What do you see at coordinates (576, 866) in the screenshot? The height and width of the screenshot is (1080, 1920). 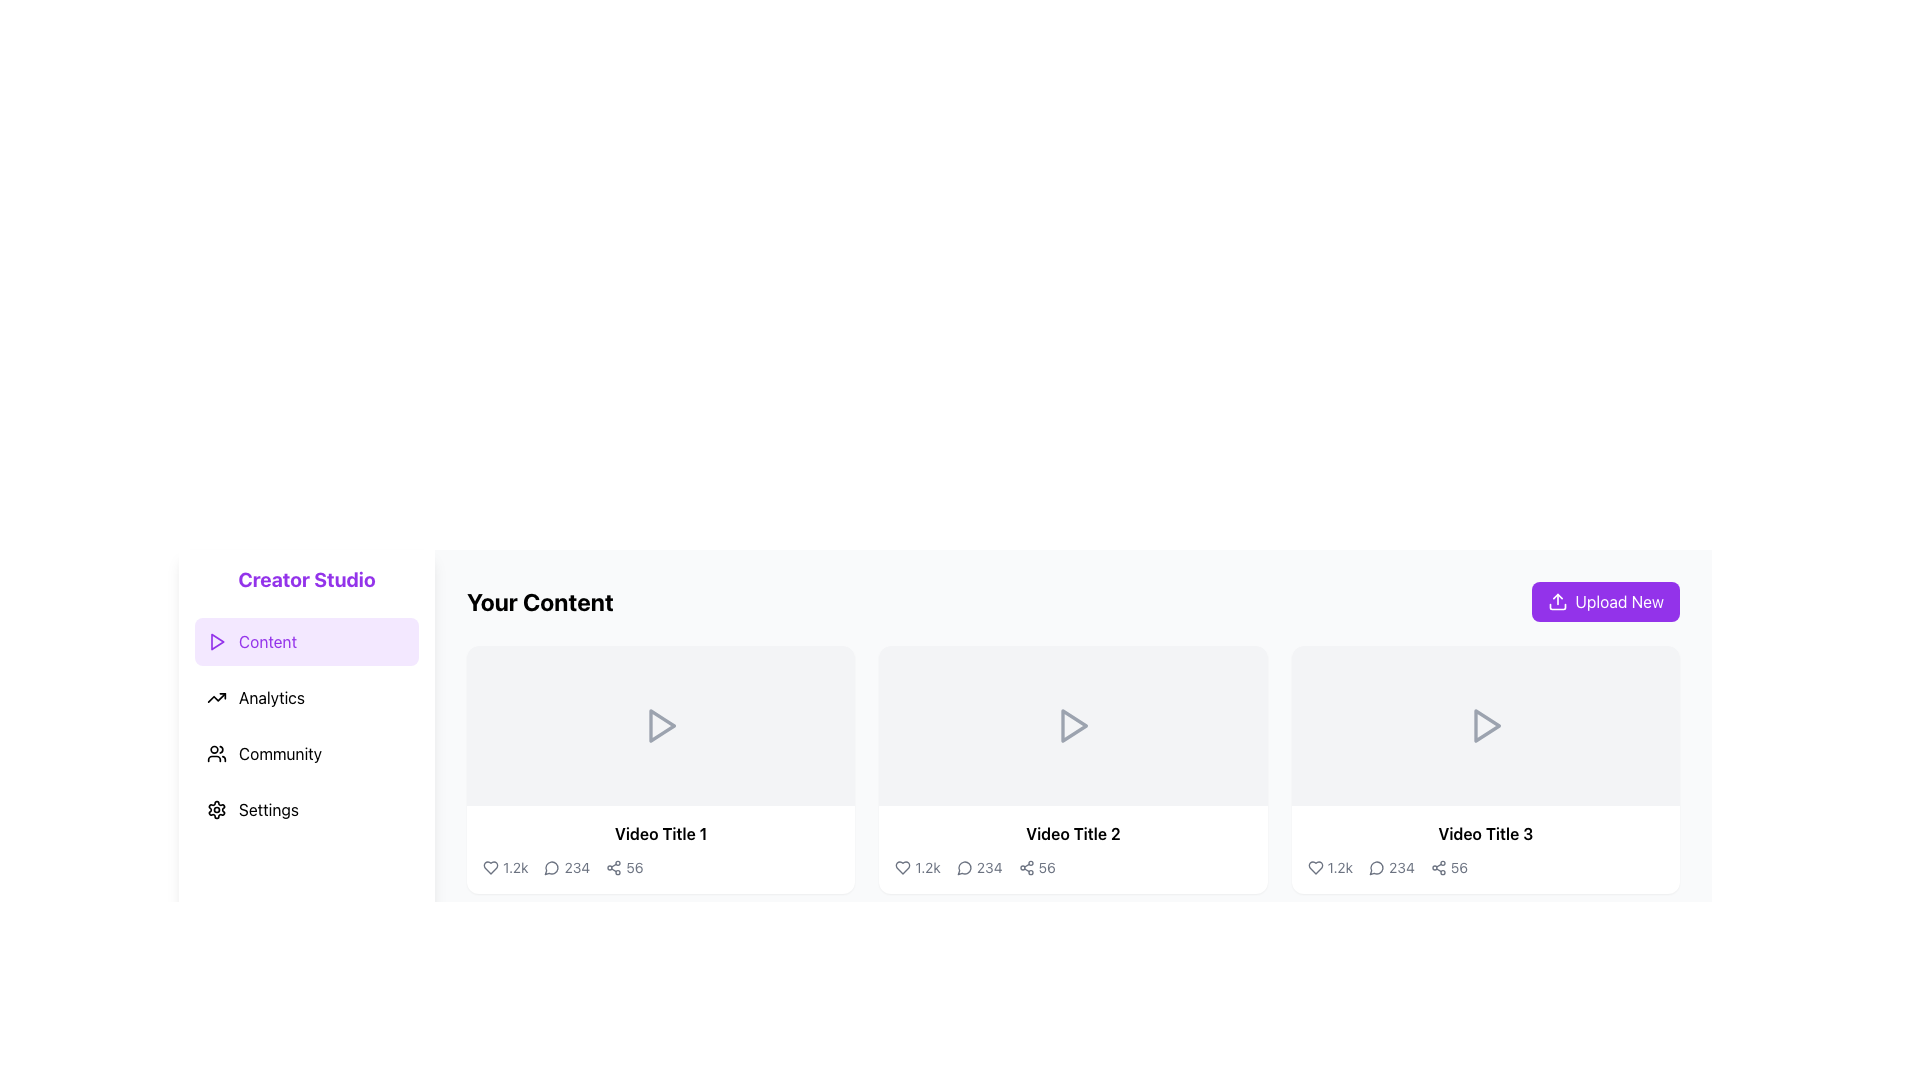 I see `the comment count text located to the right of the speech-bubble-shaped icon and below the title 'Video Title 1' in the first content card` at bounding box center [576, 866].